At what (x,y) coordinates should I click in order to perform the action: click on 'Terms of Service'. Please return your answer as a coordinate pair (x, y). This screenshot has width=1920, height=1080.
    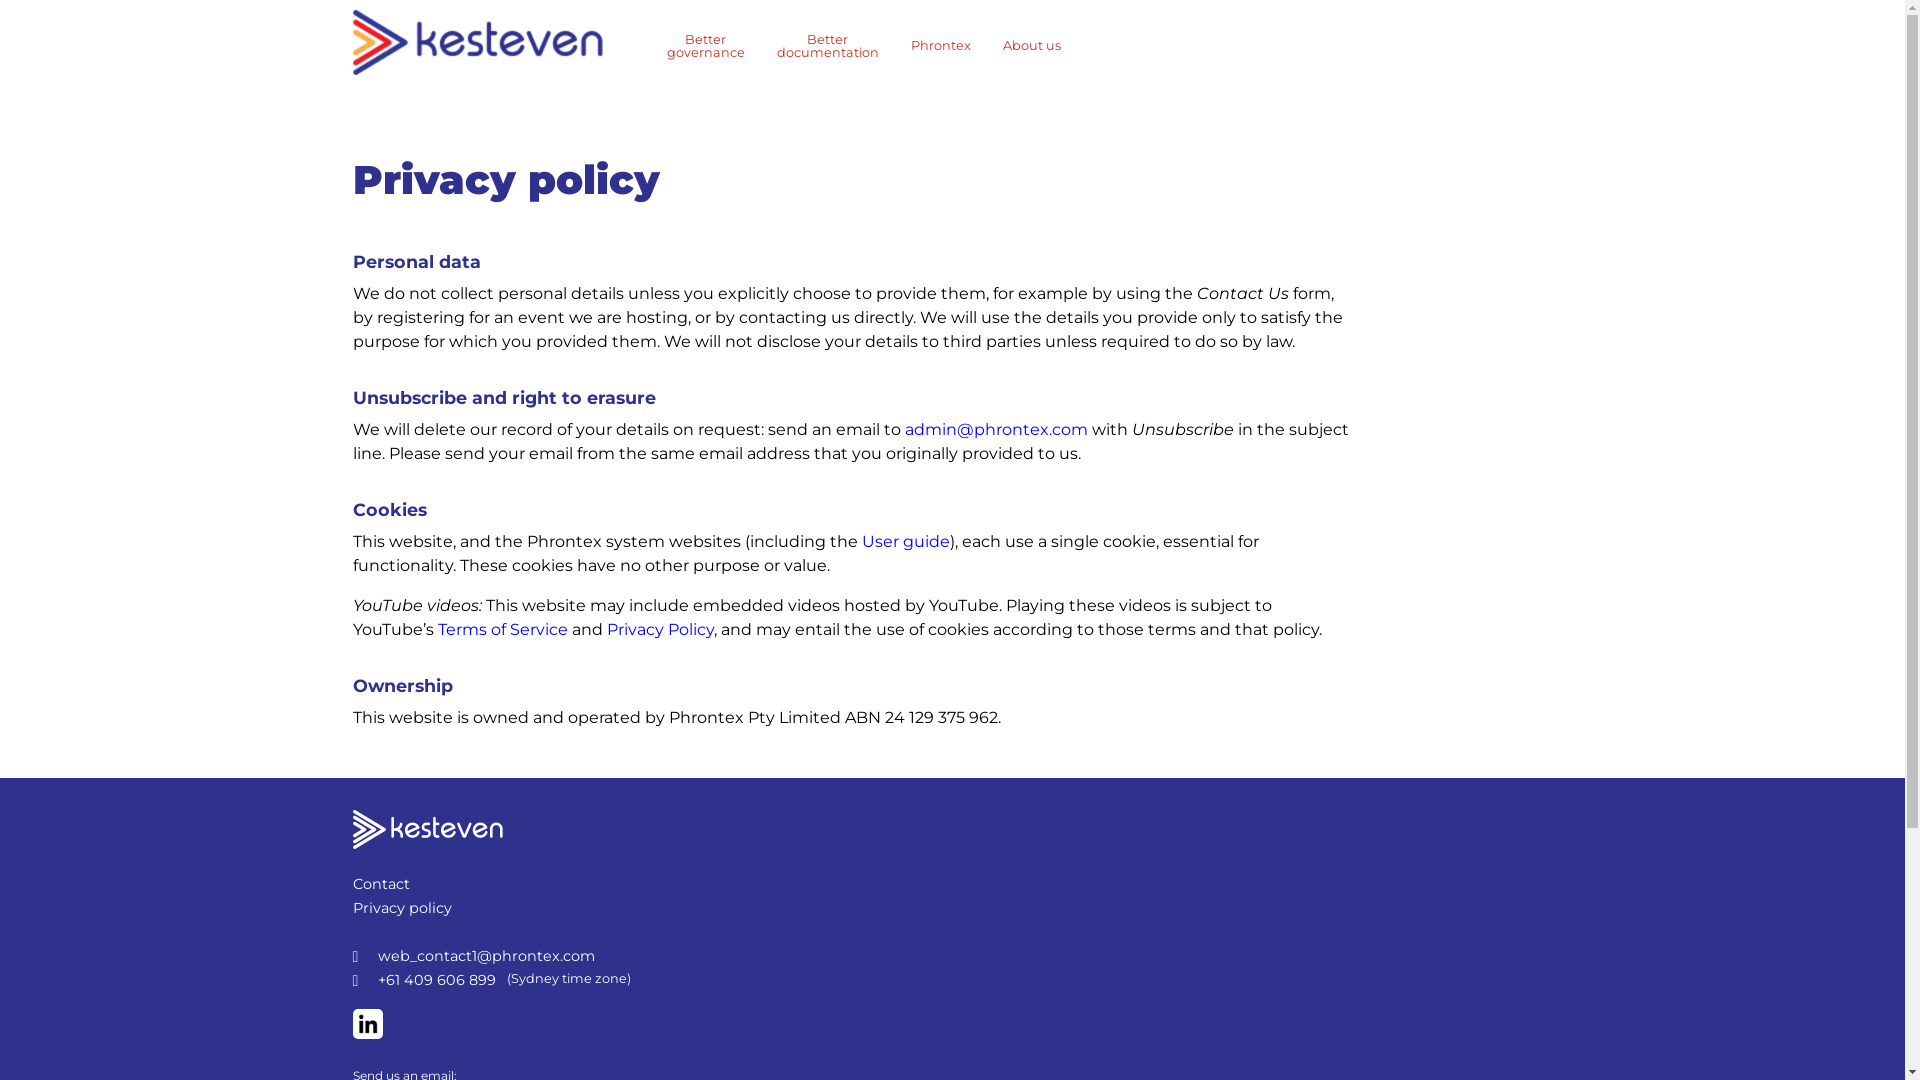
    Looking at the image, I should click on (503, 628).